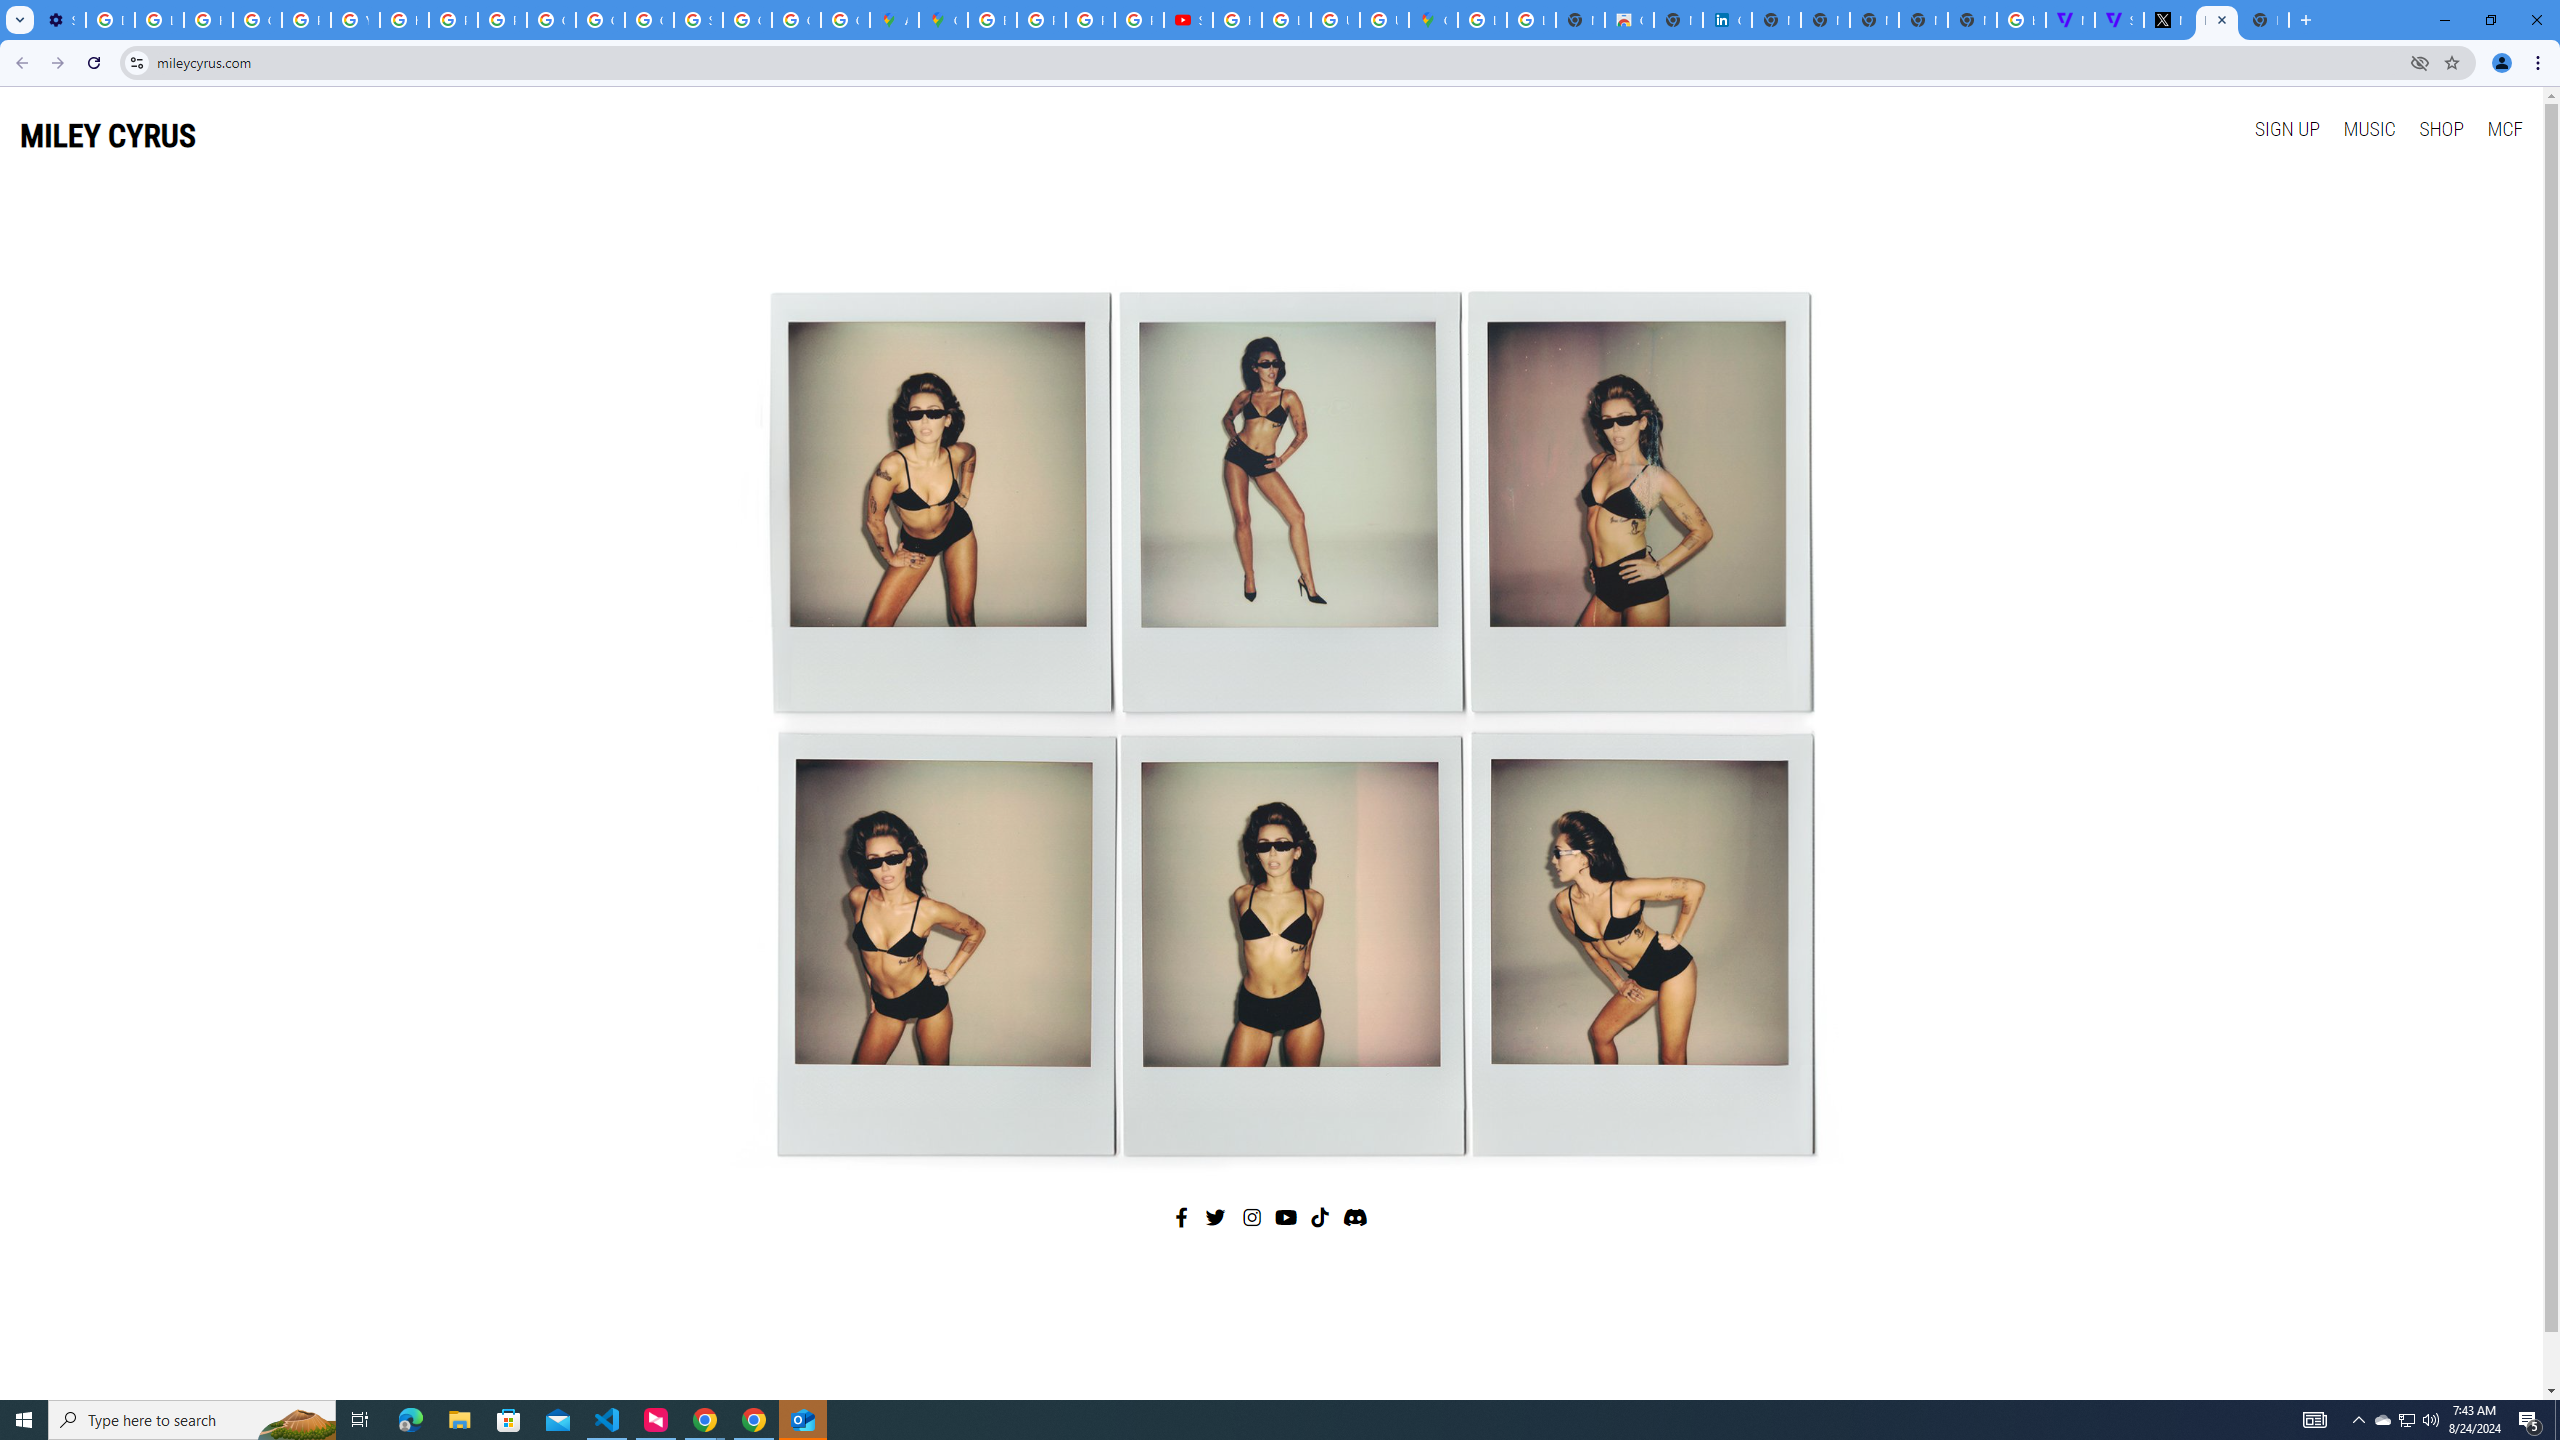 Image resolution: width=2560 pixels, height=1440 pixels. What do you see at coordinates (2119, 19) in the screenshot?
I see `'Streaming - The Verge'` at bounding box center [2119, 19].